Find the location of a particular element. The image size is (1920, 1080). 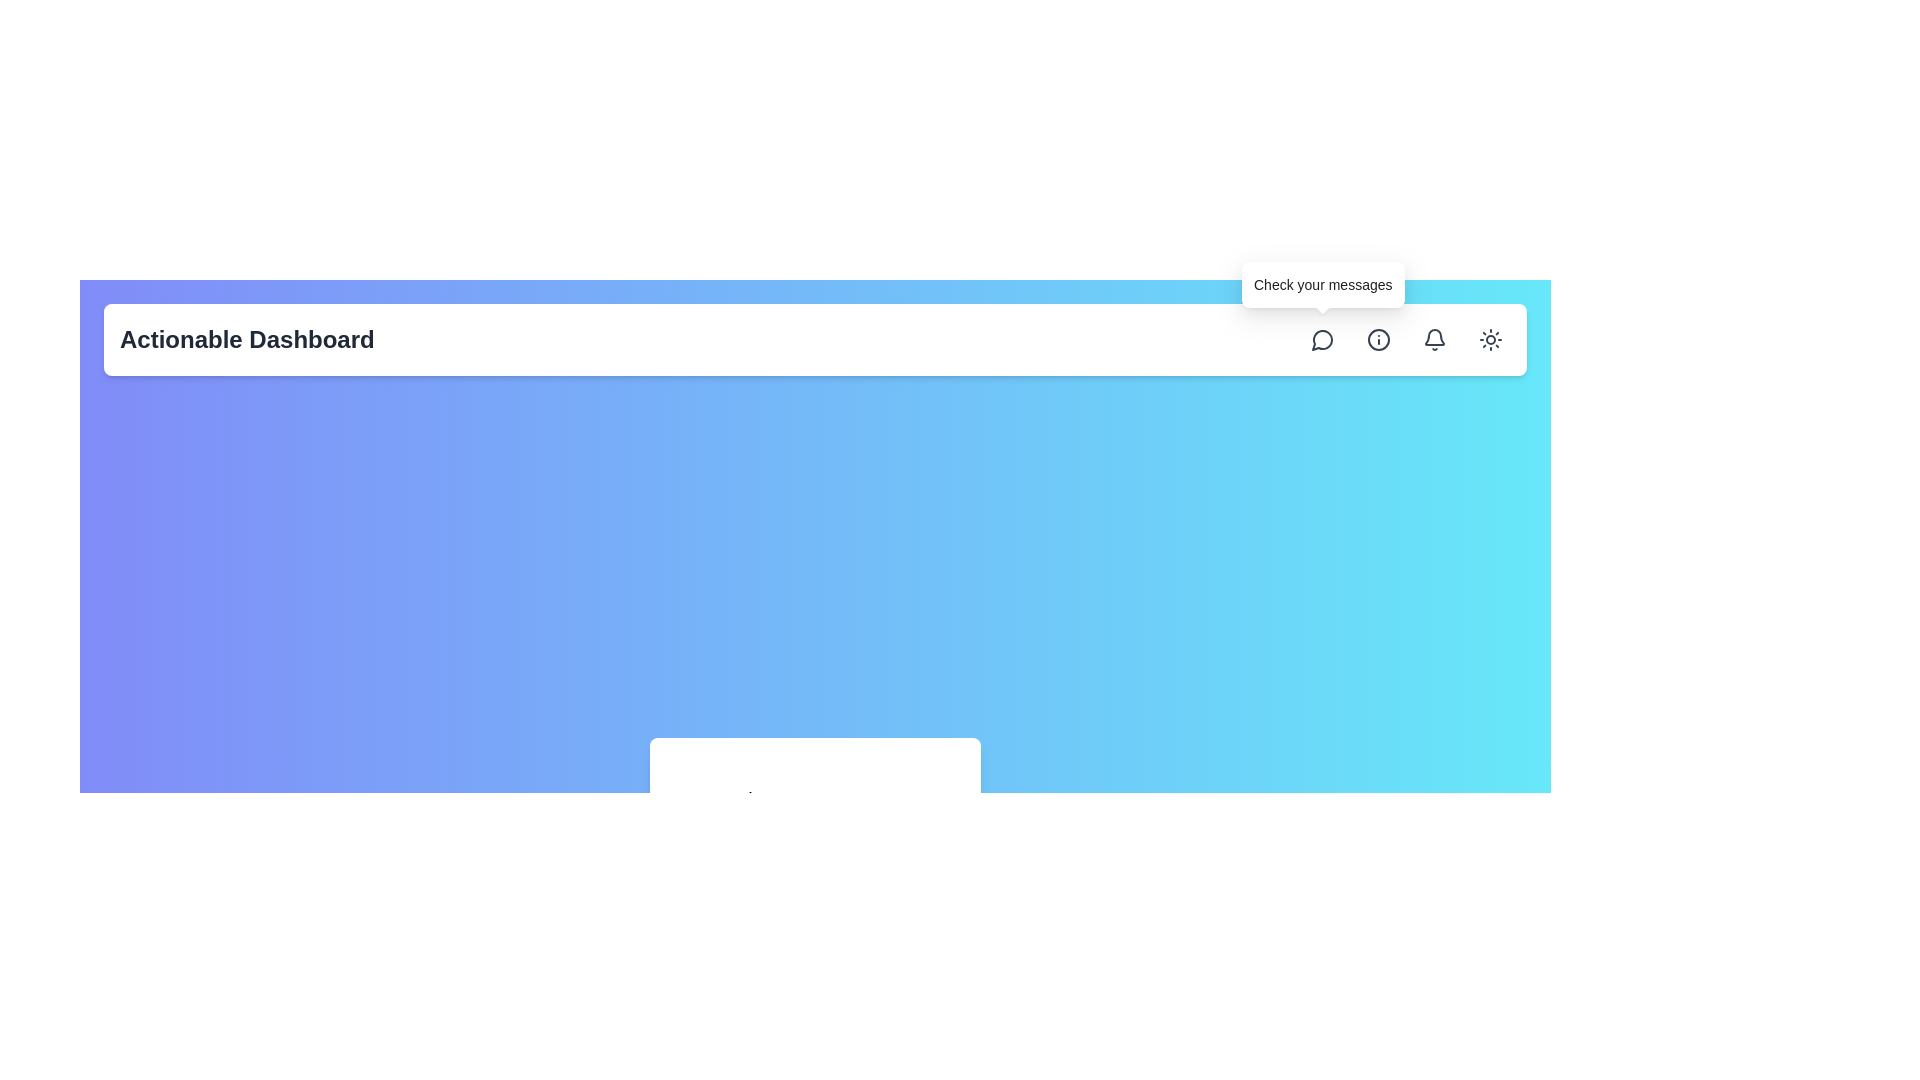

the circular speech bubble icon in the top-right corner of the navigation bar is located at coordinates (1323, 338).